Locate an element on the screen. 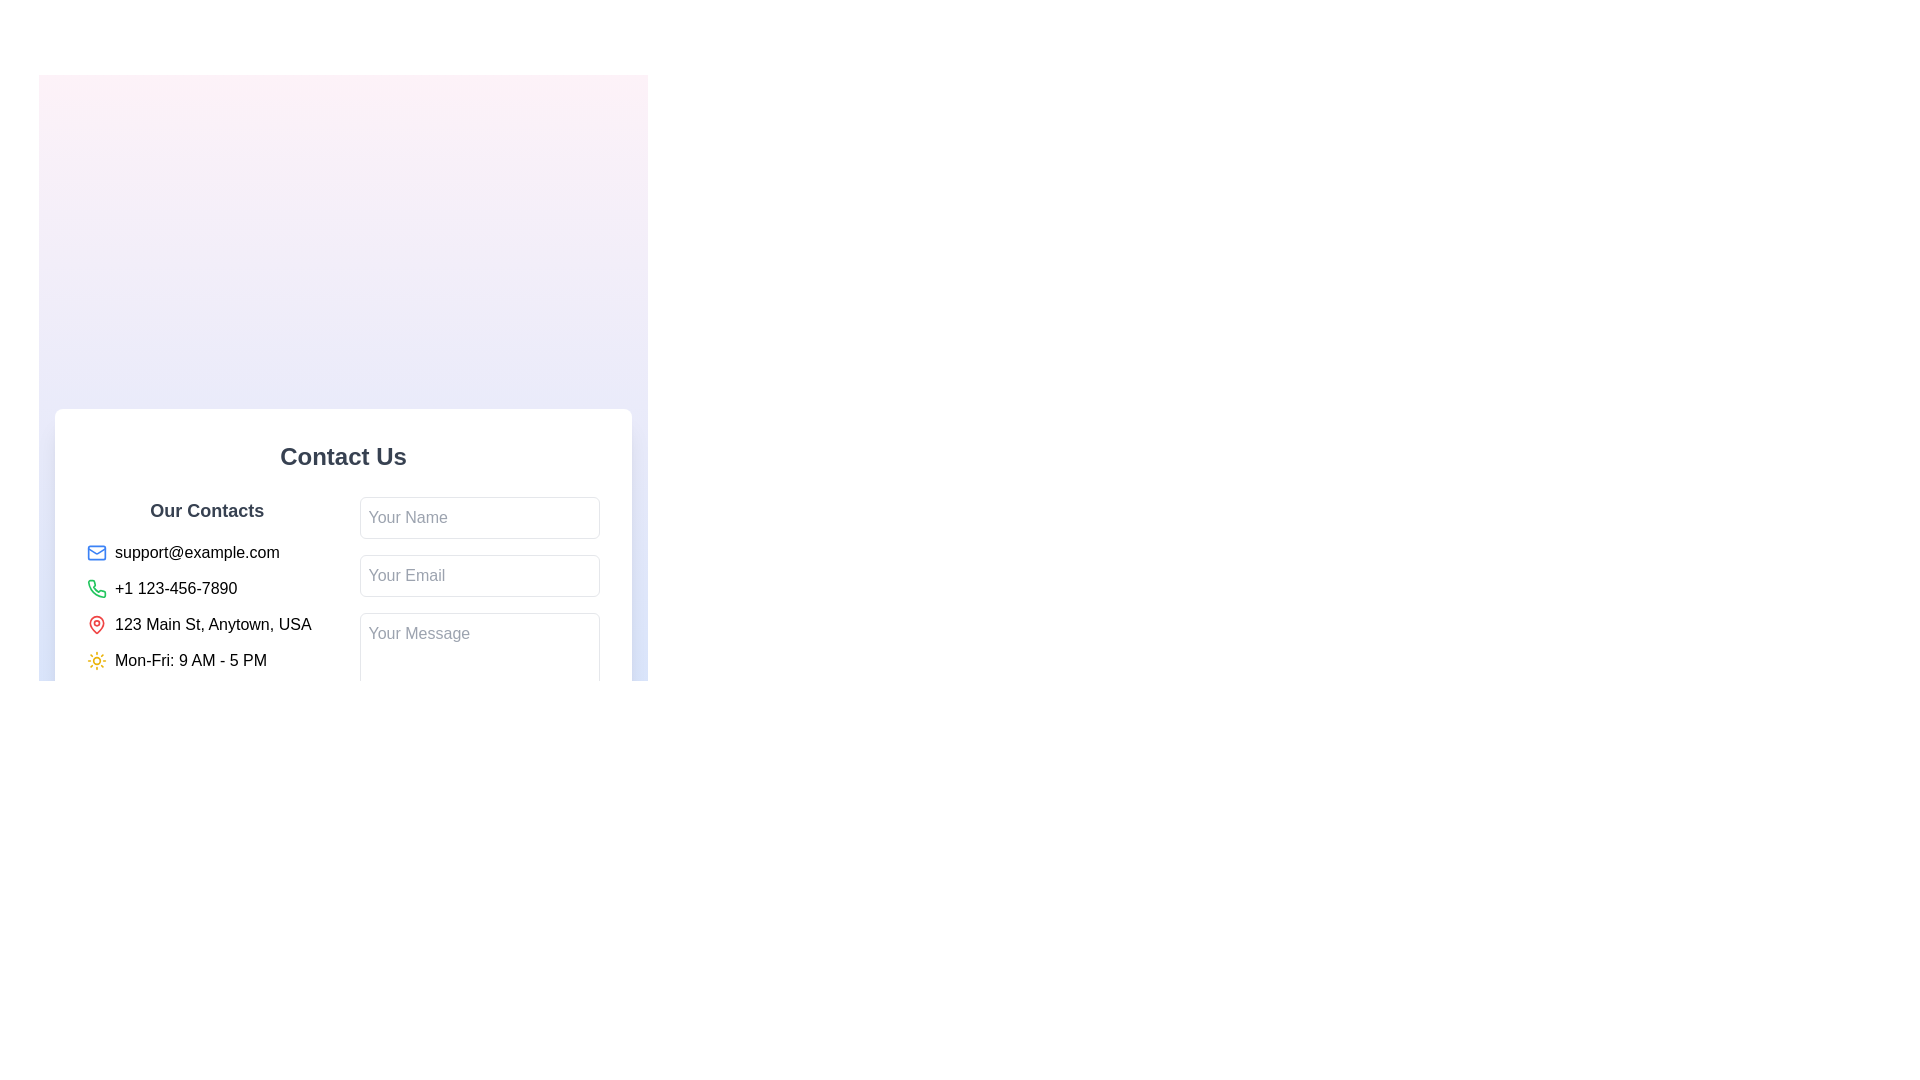 Image resolution: width=1920 pixels, height=1080 pixels. the title text element that serves as a heading for the contact information section, located at the top center of the section is located at coordinates (207, 509).